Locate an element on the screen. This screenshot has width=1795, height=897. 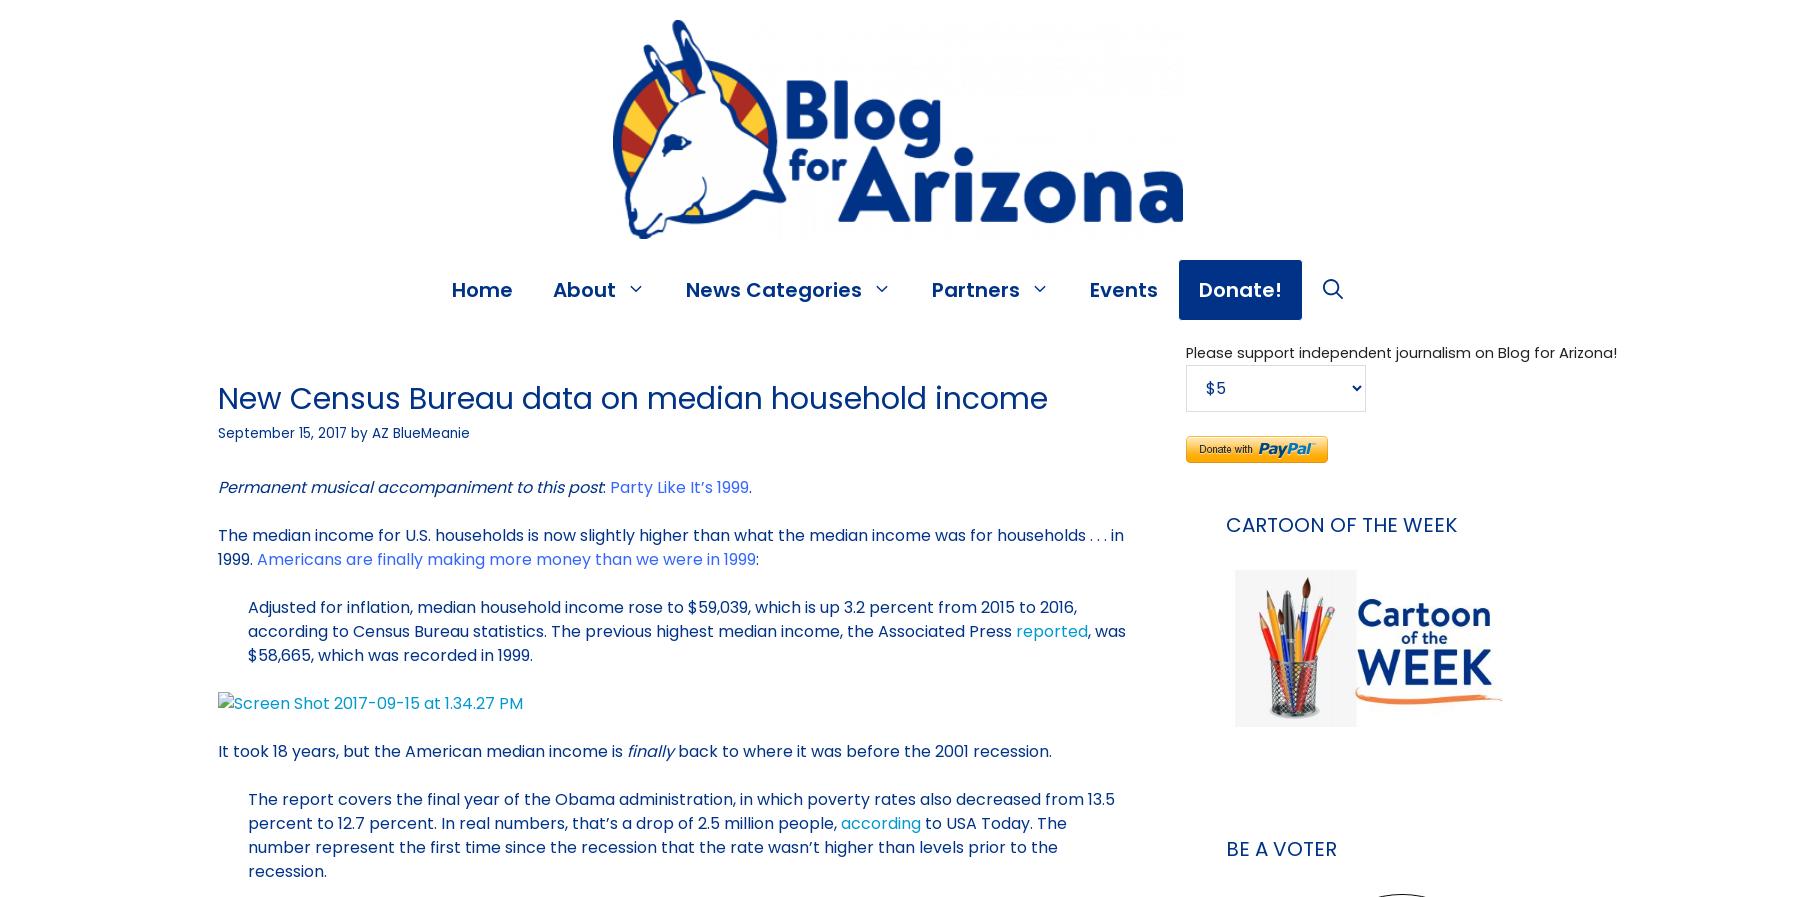
'Party Like It’s 1999' is located at coordinates (677, 487).